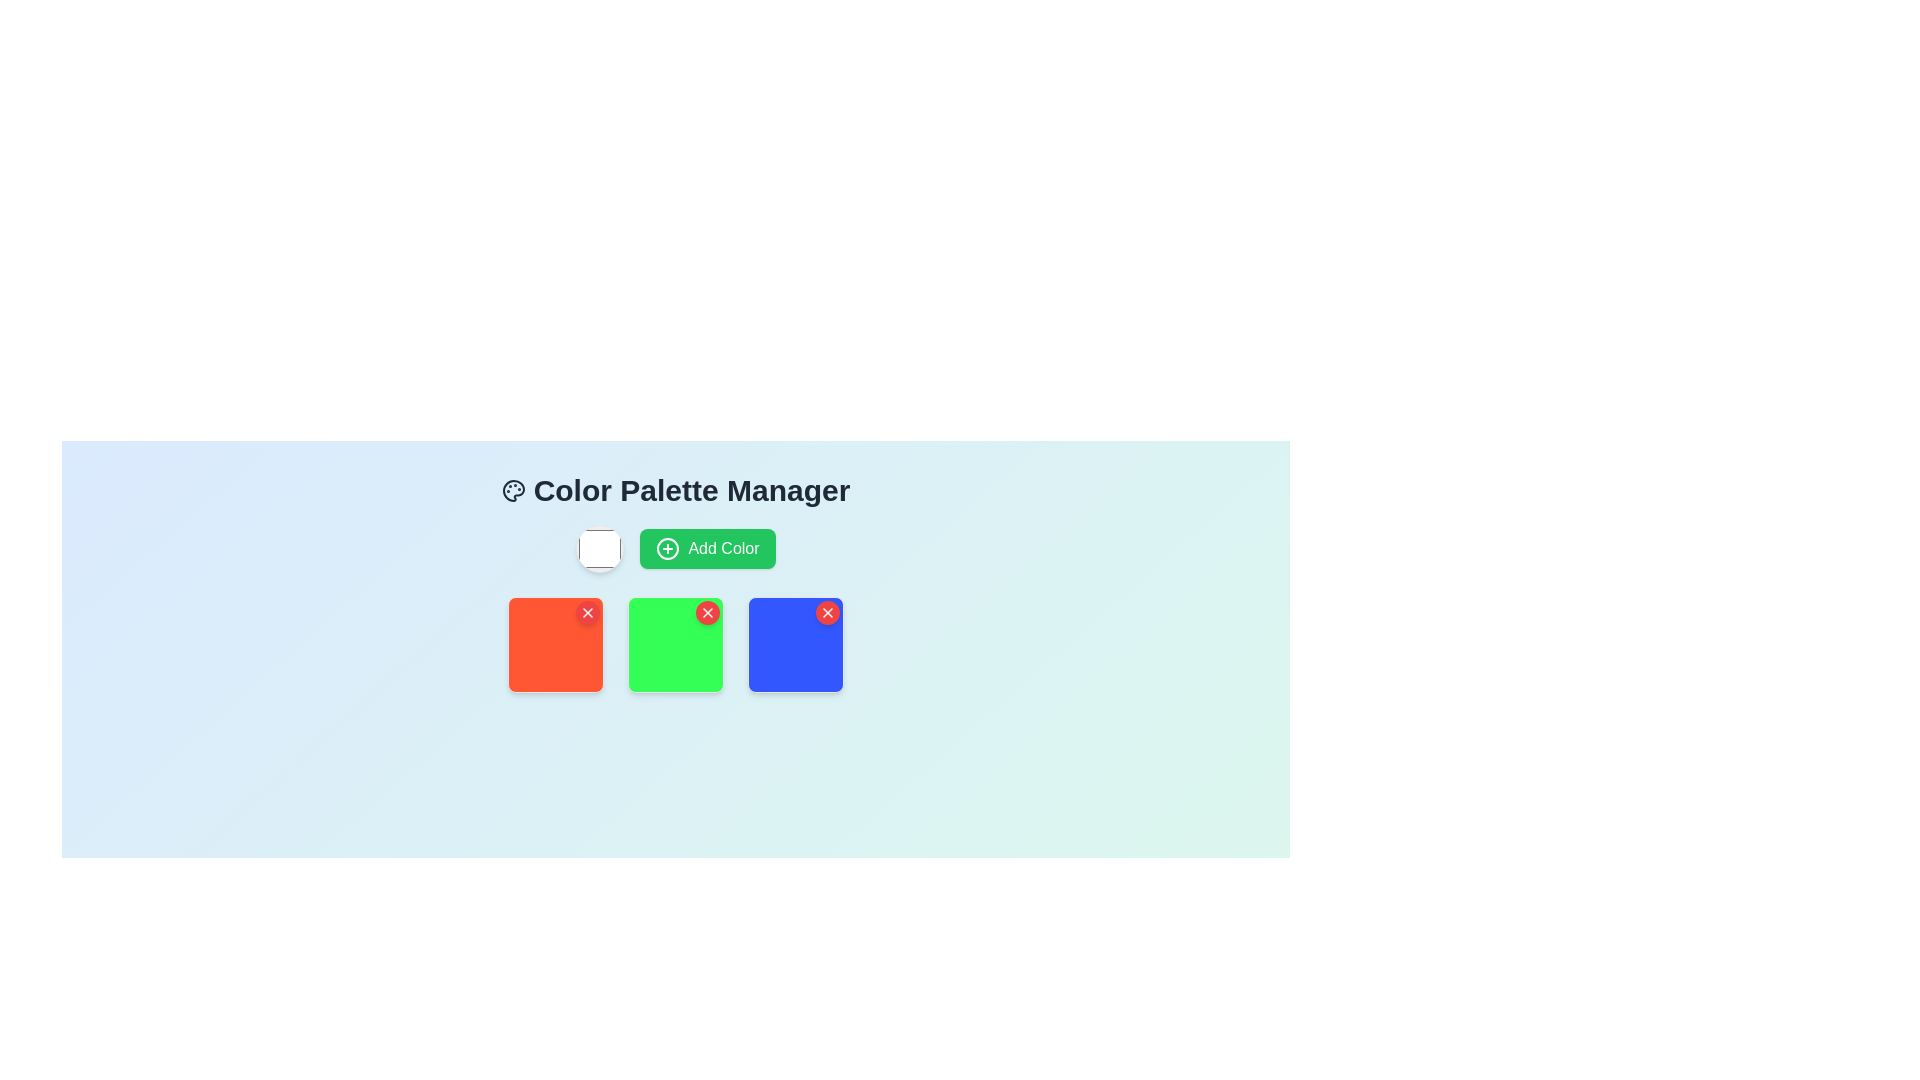 The width and height of the screenshot is (1920, 1080). What do you see at coordinates (708, 612) in the screenshot?
I see `the delete button located in the upper-right corner of the green card` at bounding box center [708, 612].